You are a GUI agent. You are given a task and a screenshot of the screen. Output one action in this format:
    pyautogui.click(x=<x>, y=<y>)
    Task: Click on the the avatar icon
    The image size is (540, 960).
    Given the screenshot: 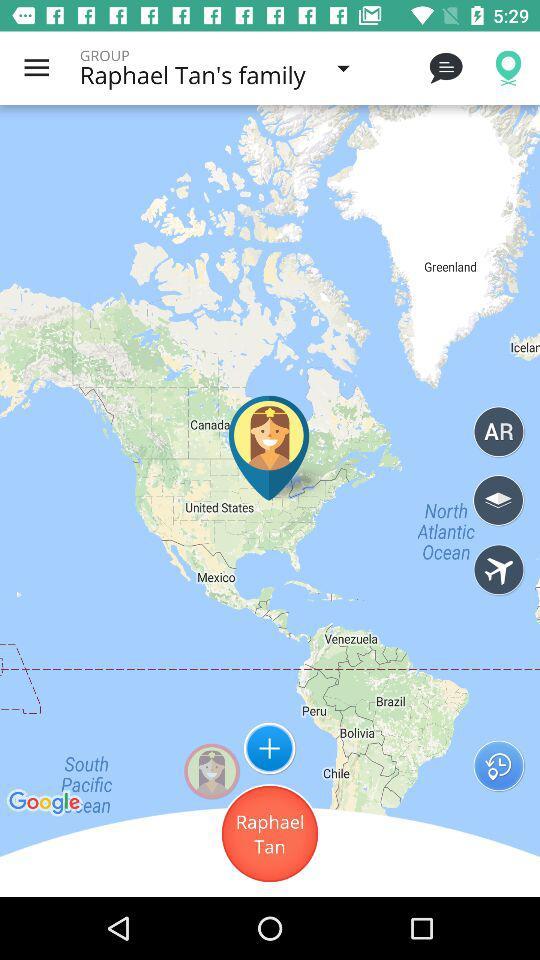 What is the action you would take?
    pyautogui.click(x=210, y=770)
    